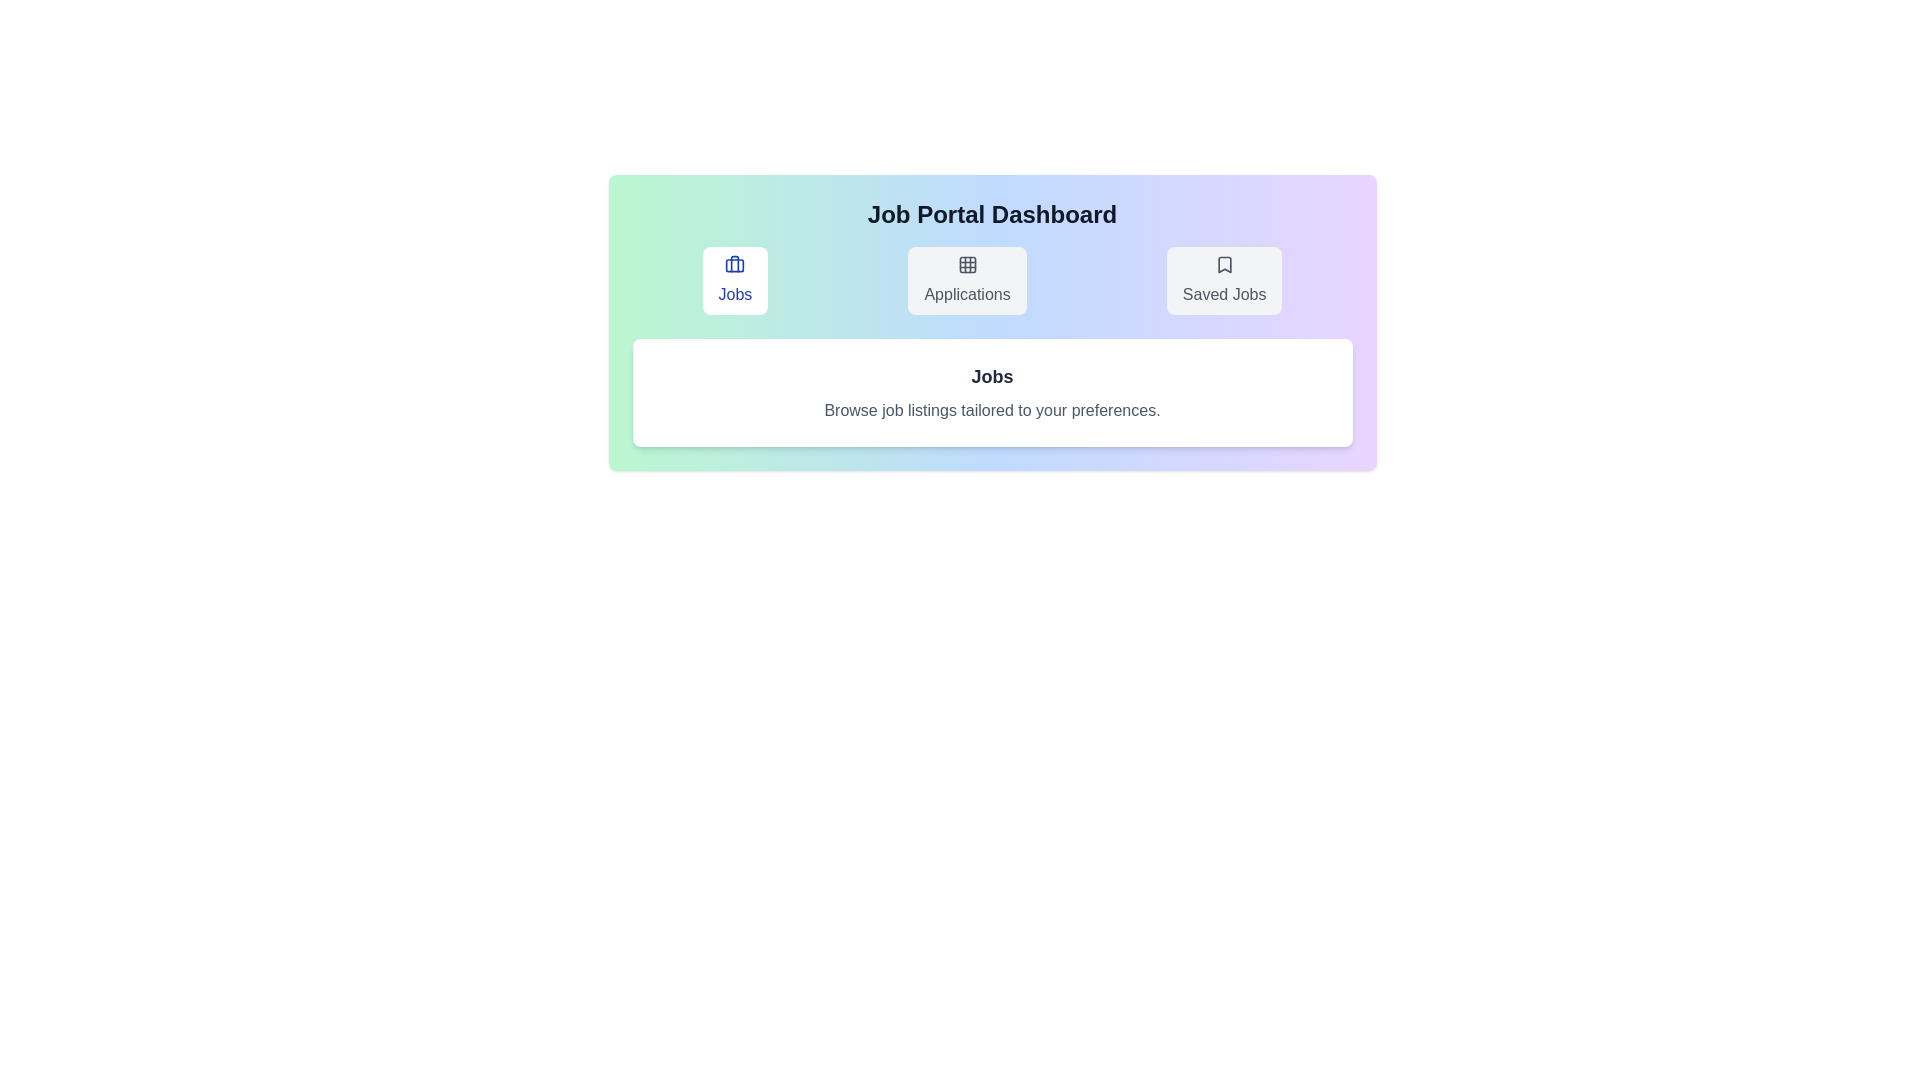 Image resolution: width=1920 pixels, height=1080 pixels. What do you see at coordinates (1223, 281) in the screenshot?
I see `the Saved Jobs section by clicking on the corresponding tab` at bounding box center [1223, 281].